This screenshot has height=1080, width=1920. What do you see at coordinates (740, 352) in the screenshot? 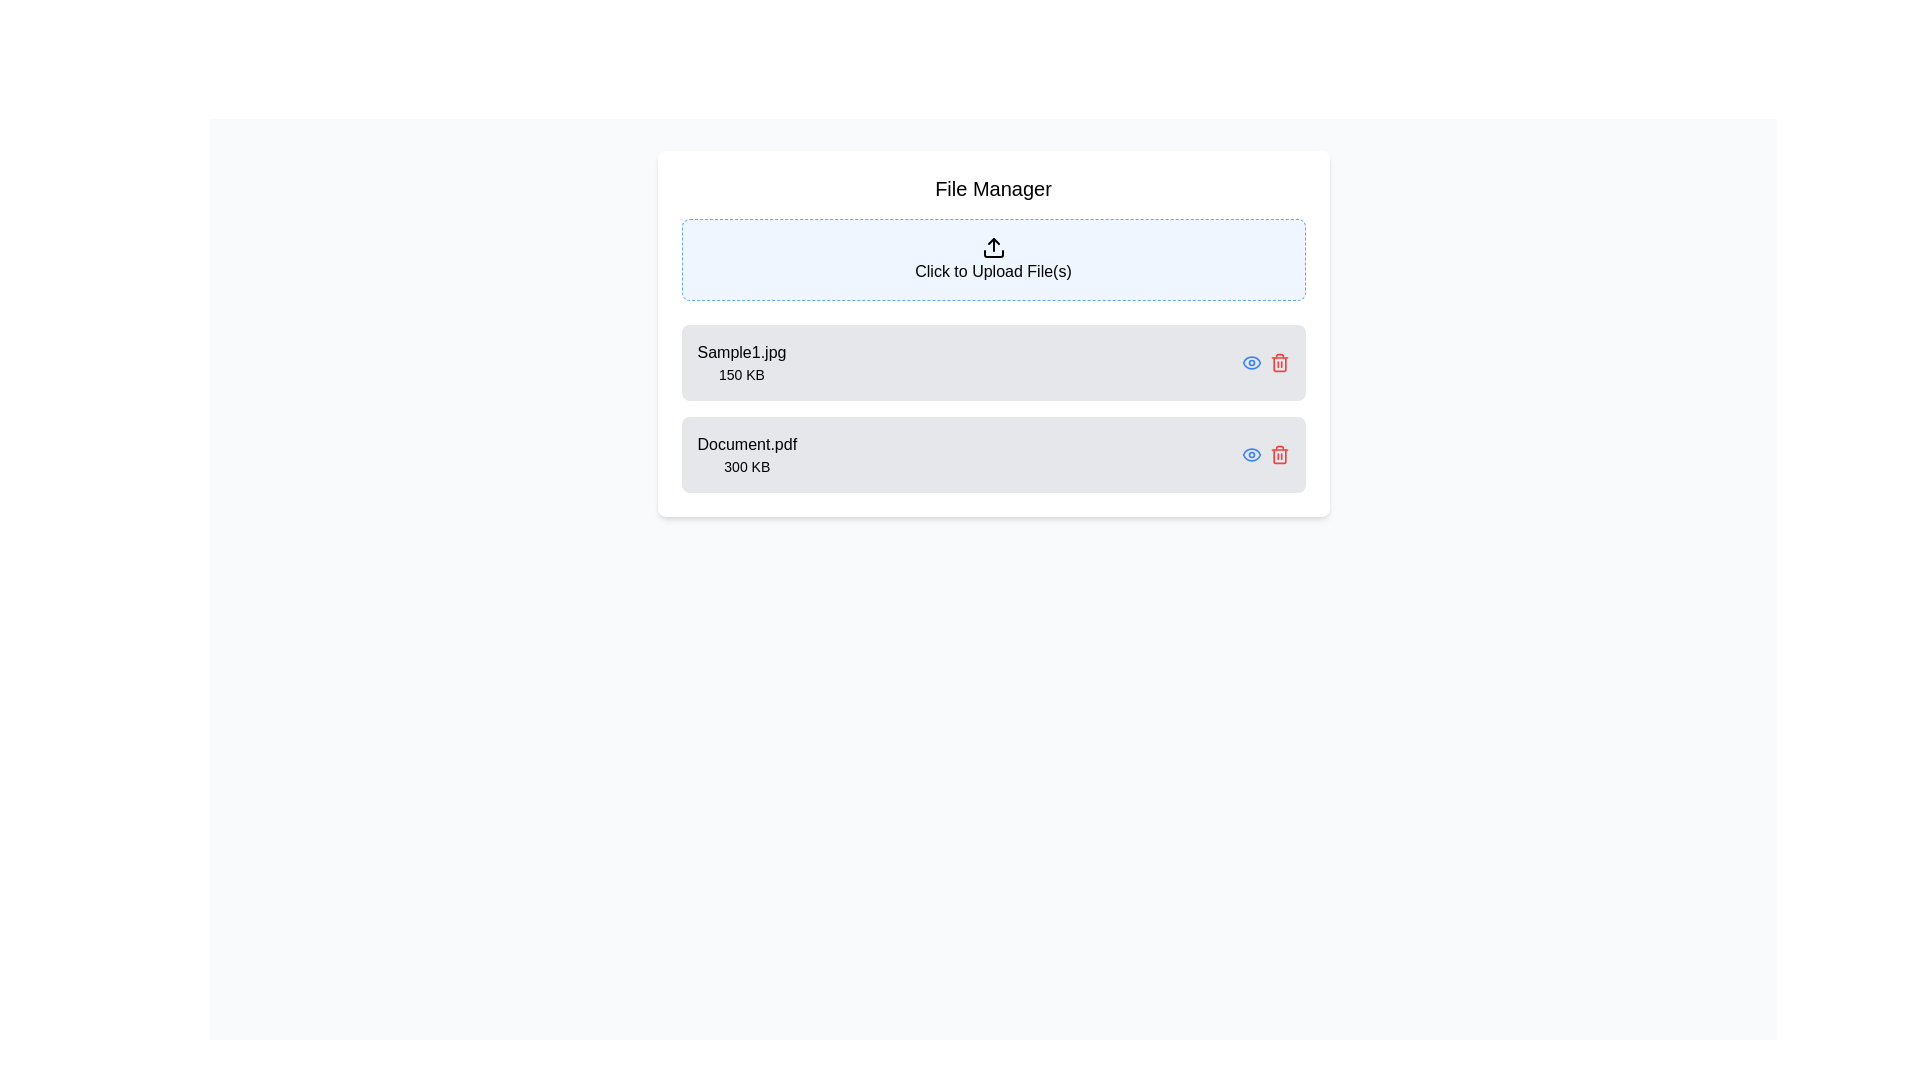
I see `text of the label displaying 'Sample1.jpg', which is positioned in the upper-left corner of a file detail card` at bounding box center [740, 352].